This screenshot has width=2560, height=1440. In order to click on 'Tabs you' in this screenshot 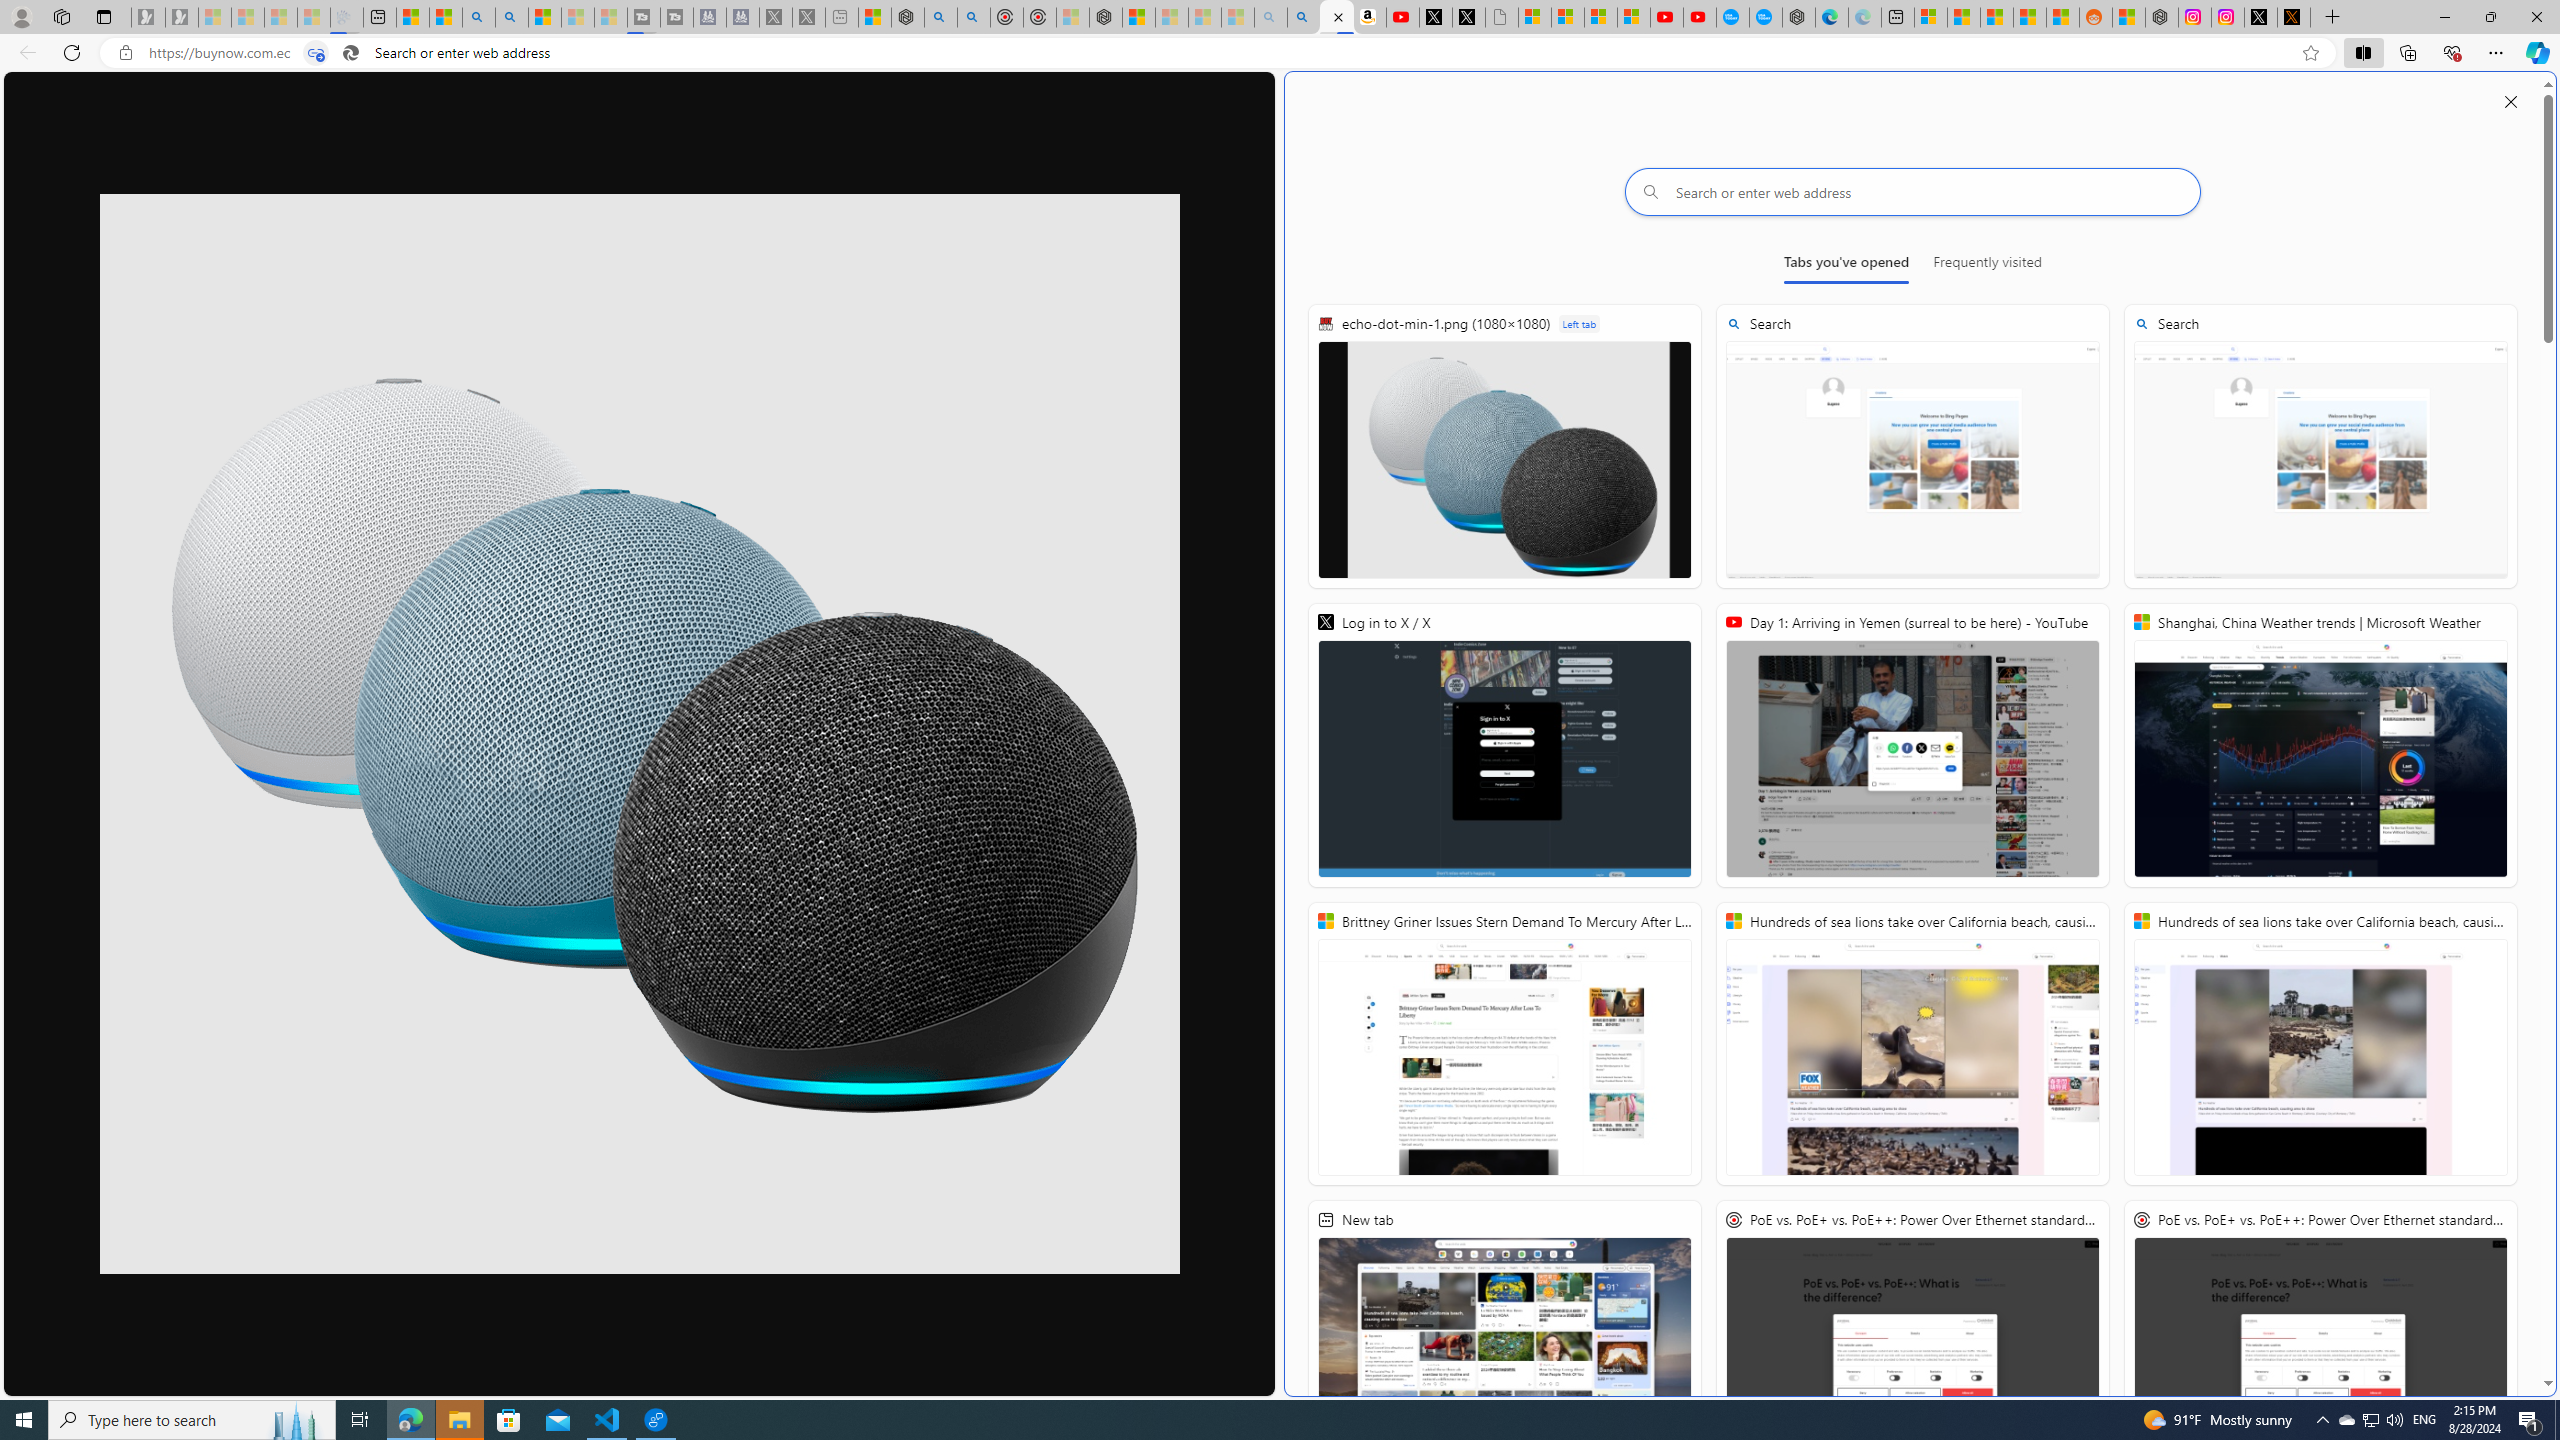, I will do `click(1844, 265)`.